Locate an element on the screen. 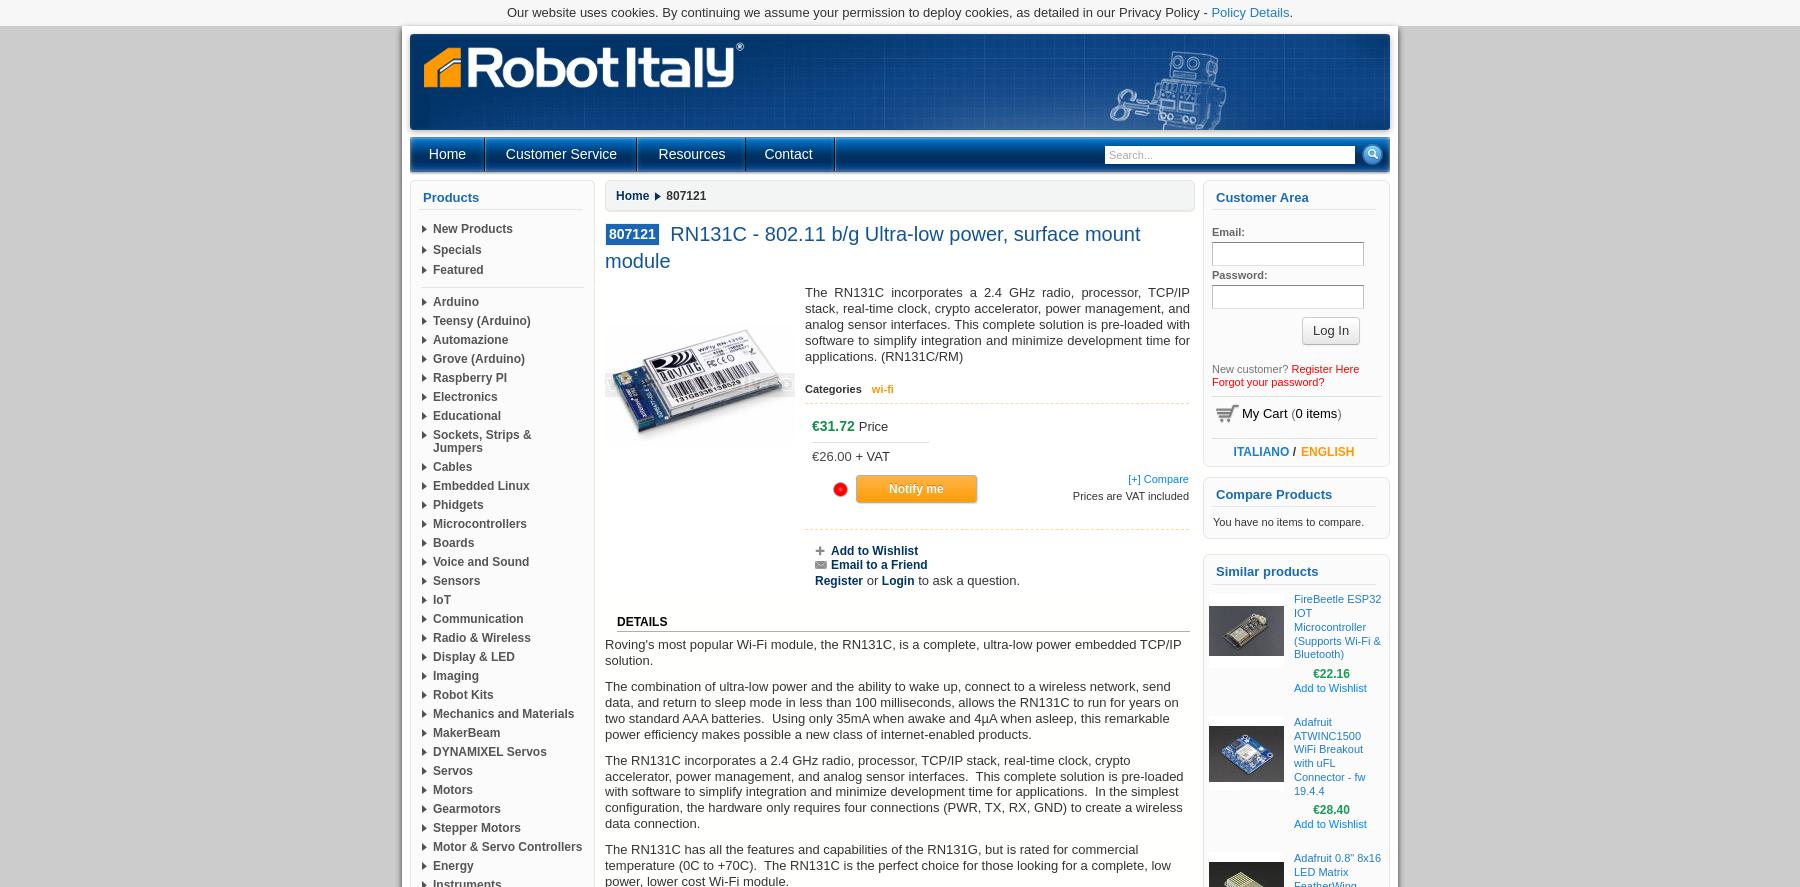  'Arduino' is located at coordinates (454, 300).